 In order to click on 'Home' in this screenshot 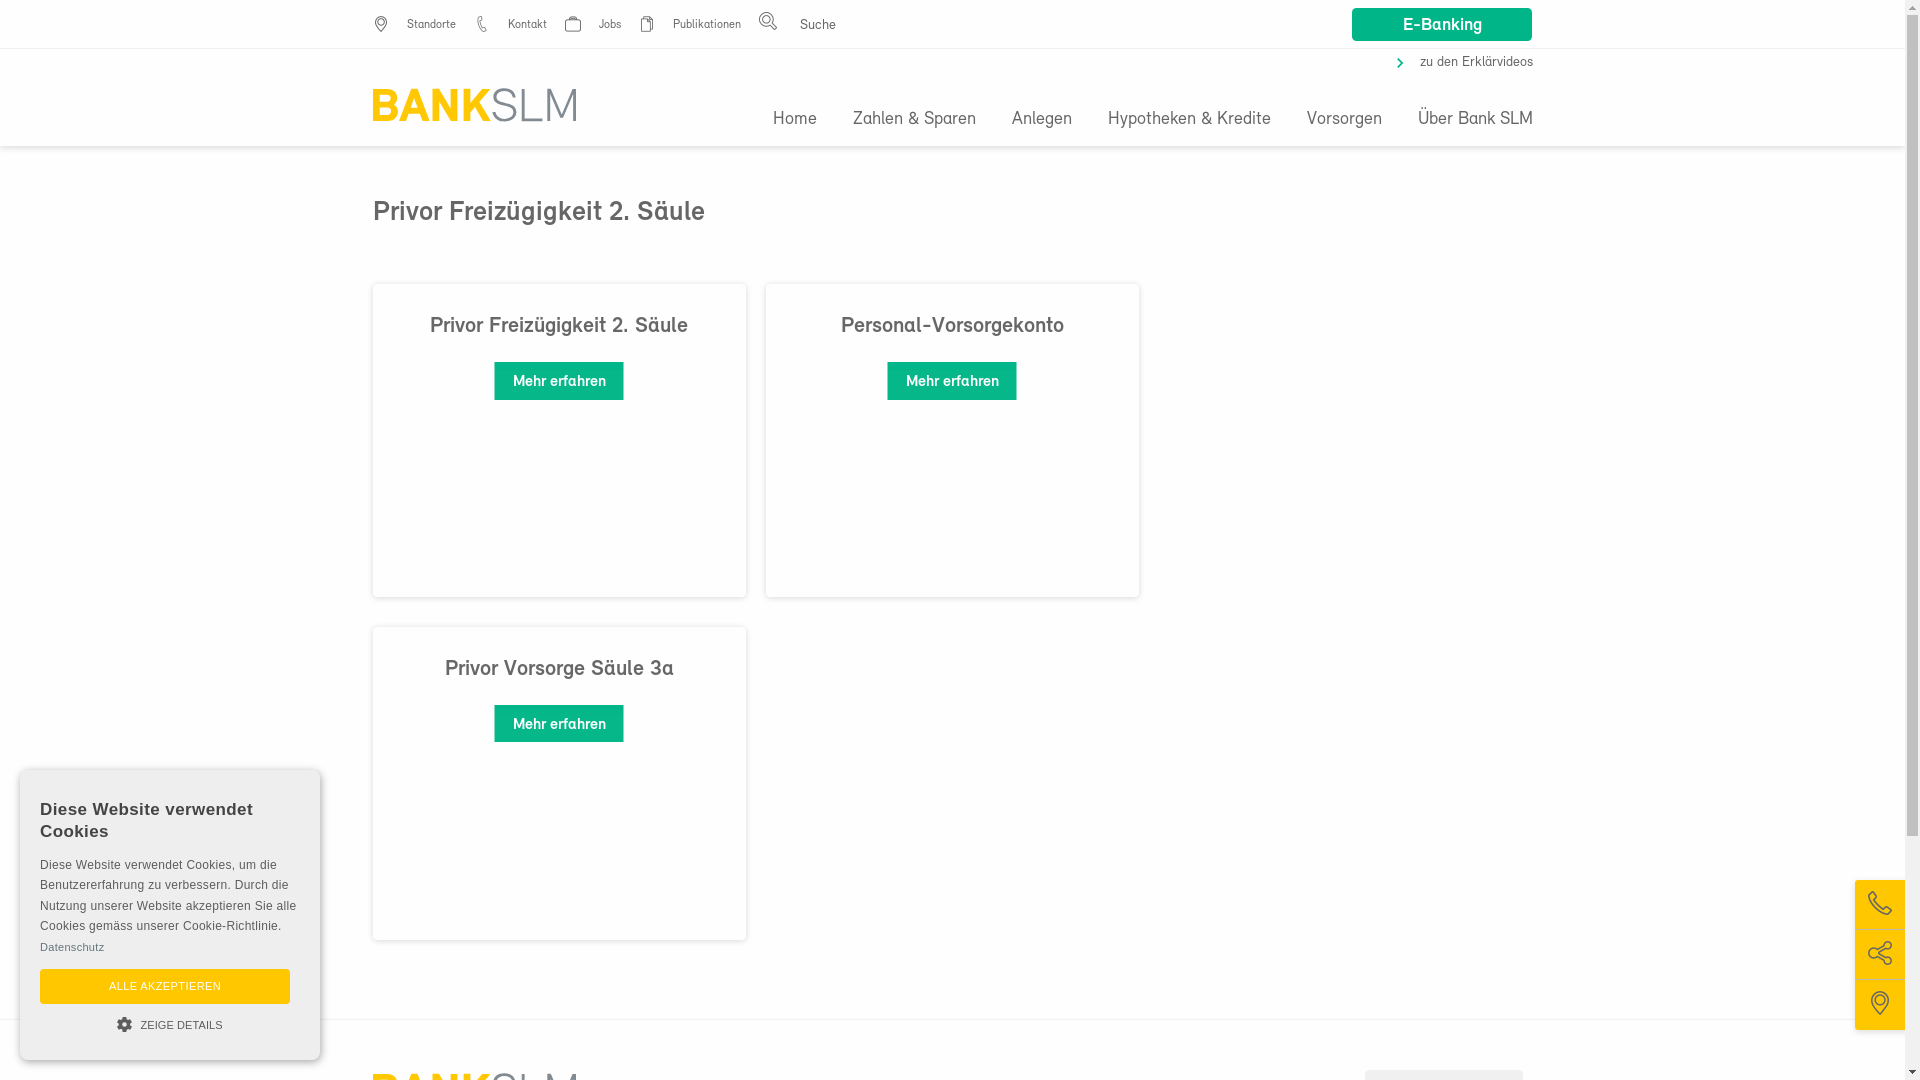, I will do `click(802, 119)`.